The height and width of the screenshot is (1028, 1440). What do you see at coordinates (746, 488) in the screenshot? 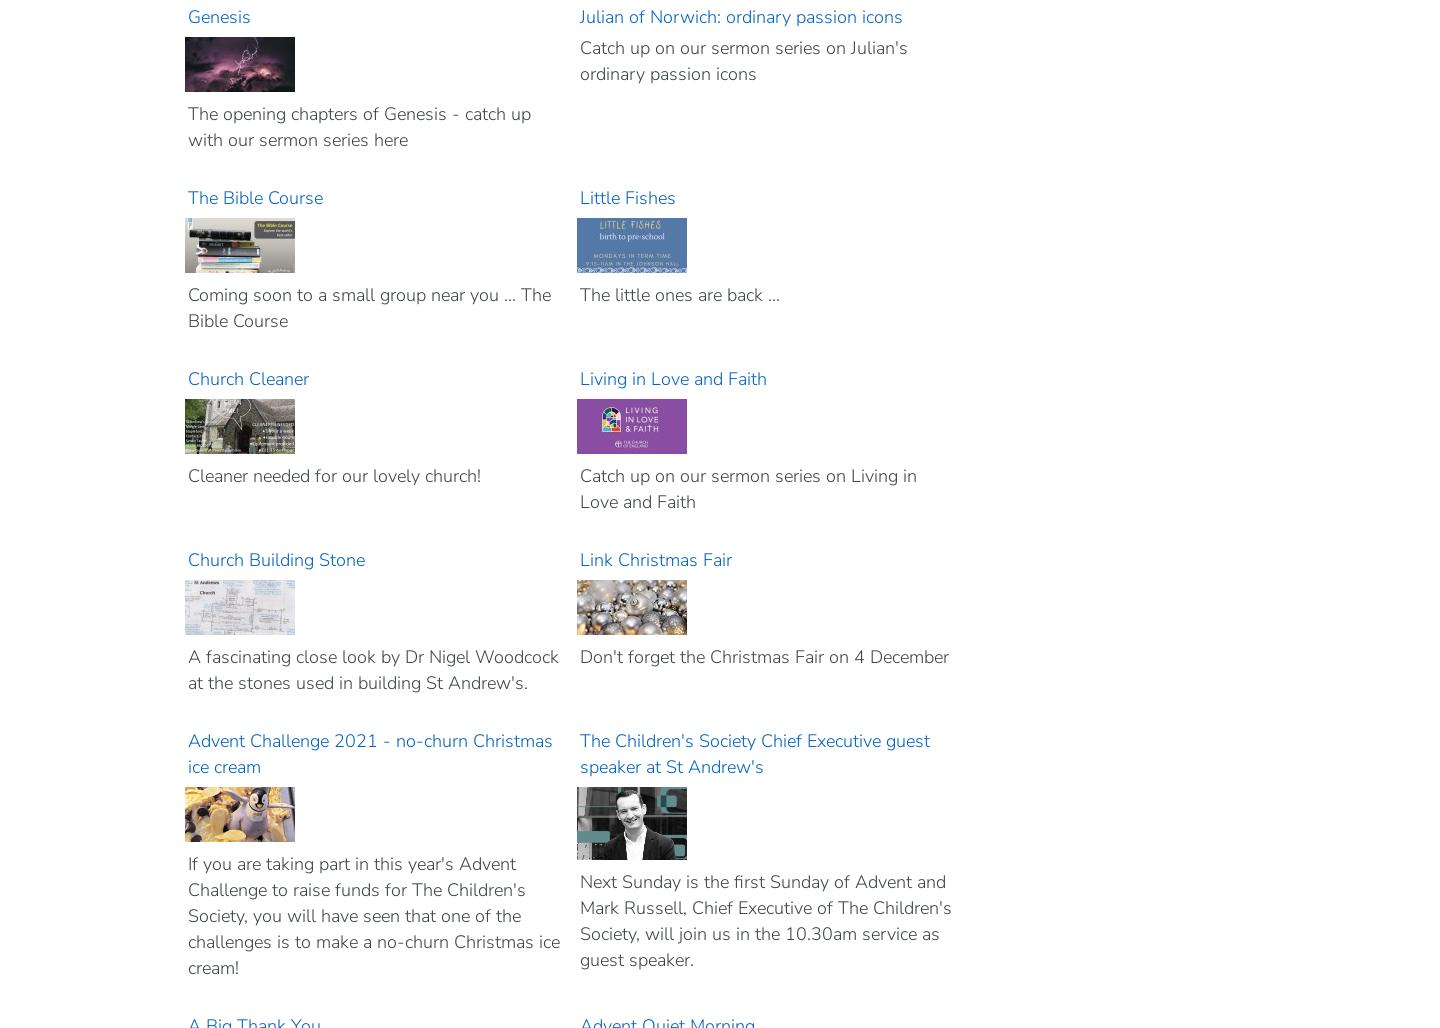
I see `'Catch up on our sermon series on Living in Love and Faith'` at bounding box center [746, 488].